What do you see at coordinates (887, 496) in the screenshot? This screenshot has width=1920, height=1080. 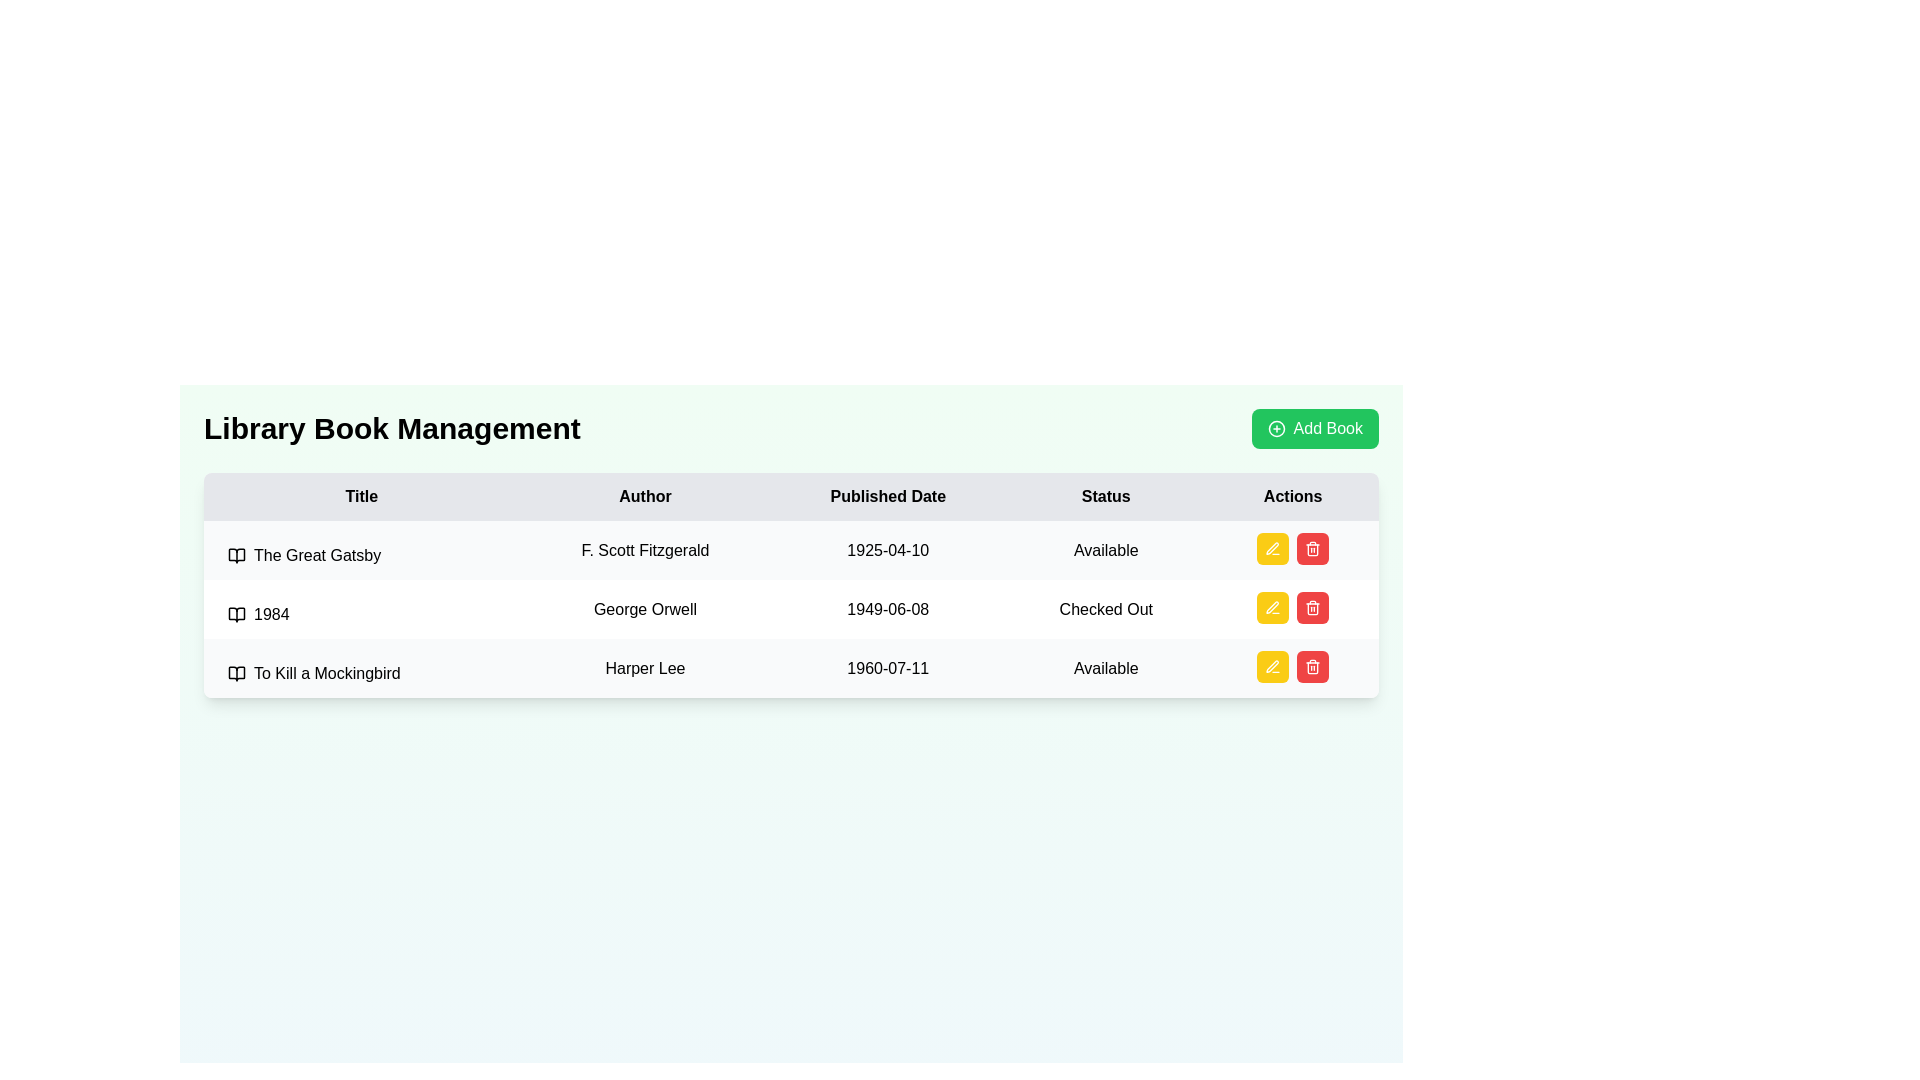 I see `the 'Published Date' column header which is the third column in the table layout, providing context for publication dates of books listed below` at bounding box center [887, 496].